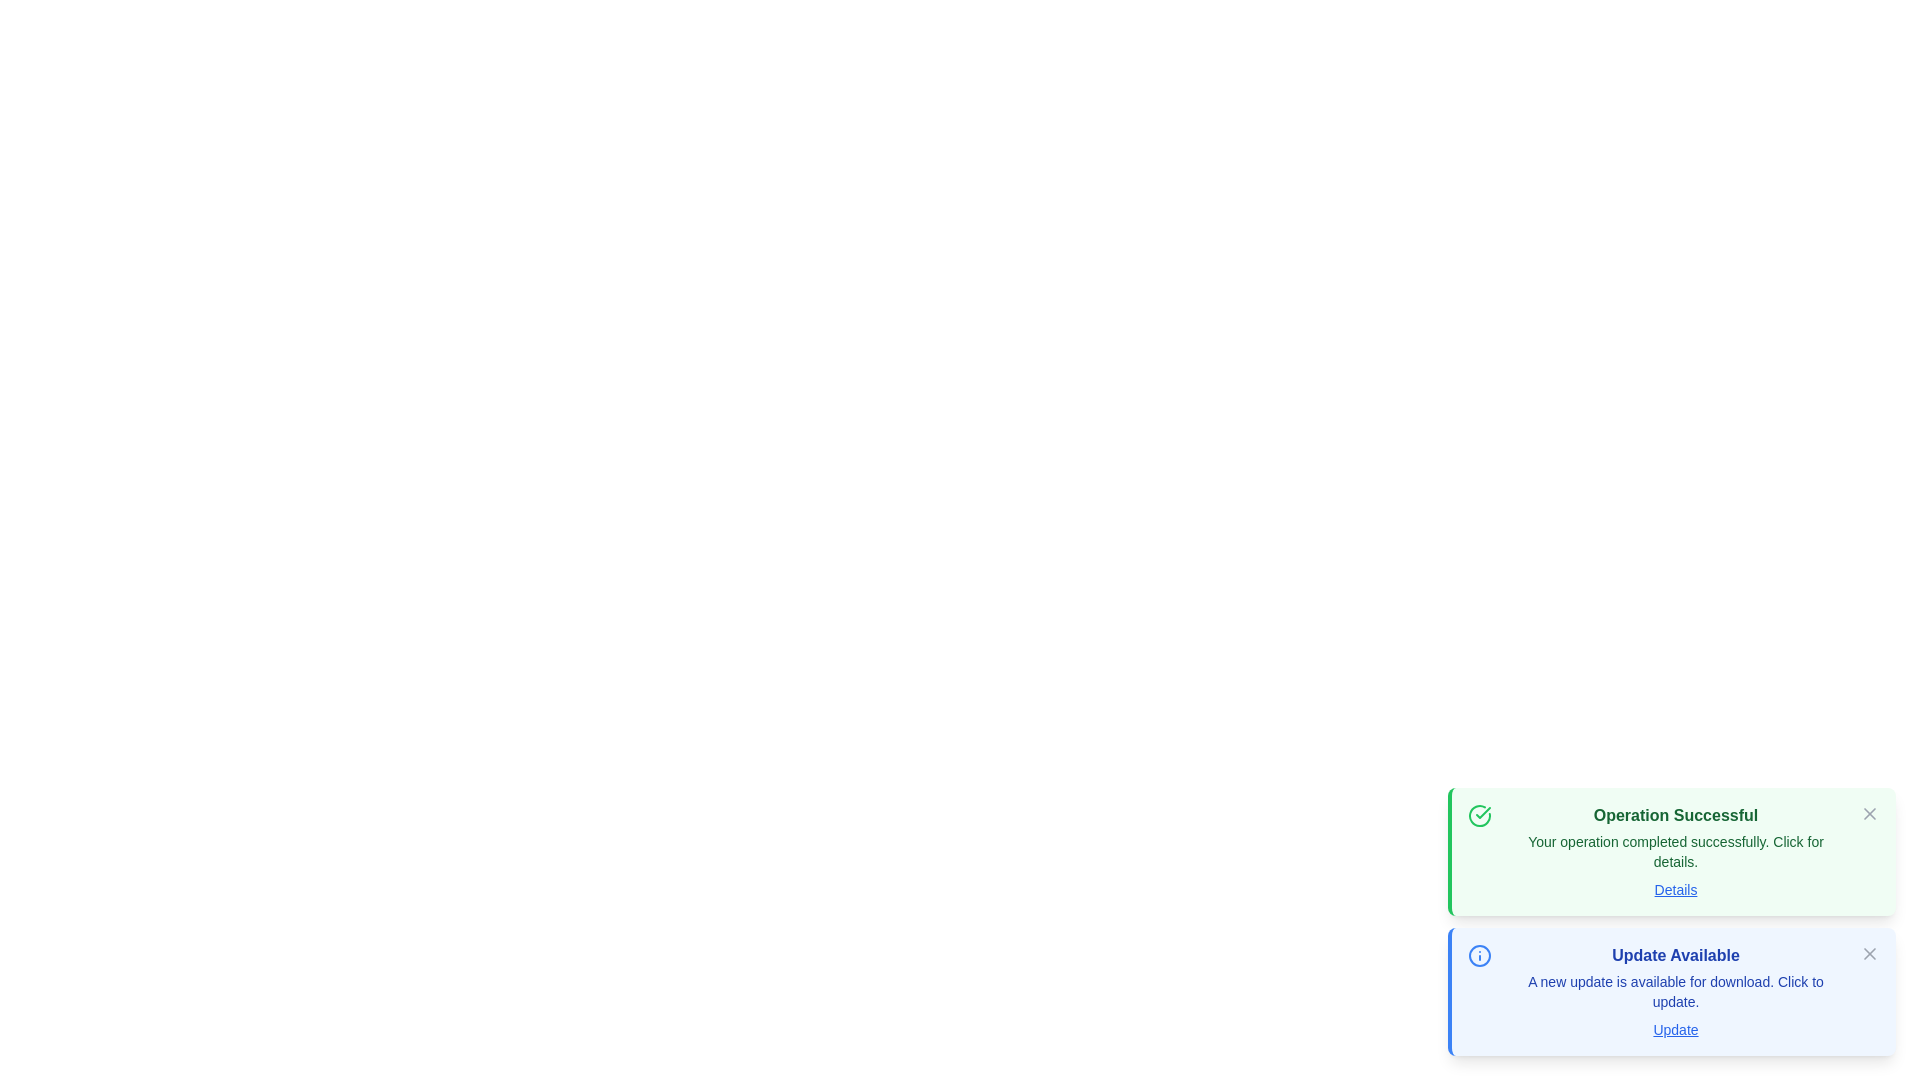 This screenshot has height=1080, width=1920. What do you see at coordinates (1675, 889) in the screenshot?
I see `the 'Details' hyperlink, which is styled with blue text and underlined, located at the bottom of a green notification box below the message 'Your operation completed successfully. Click for details.'` at bounding box center [1675, 889].